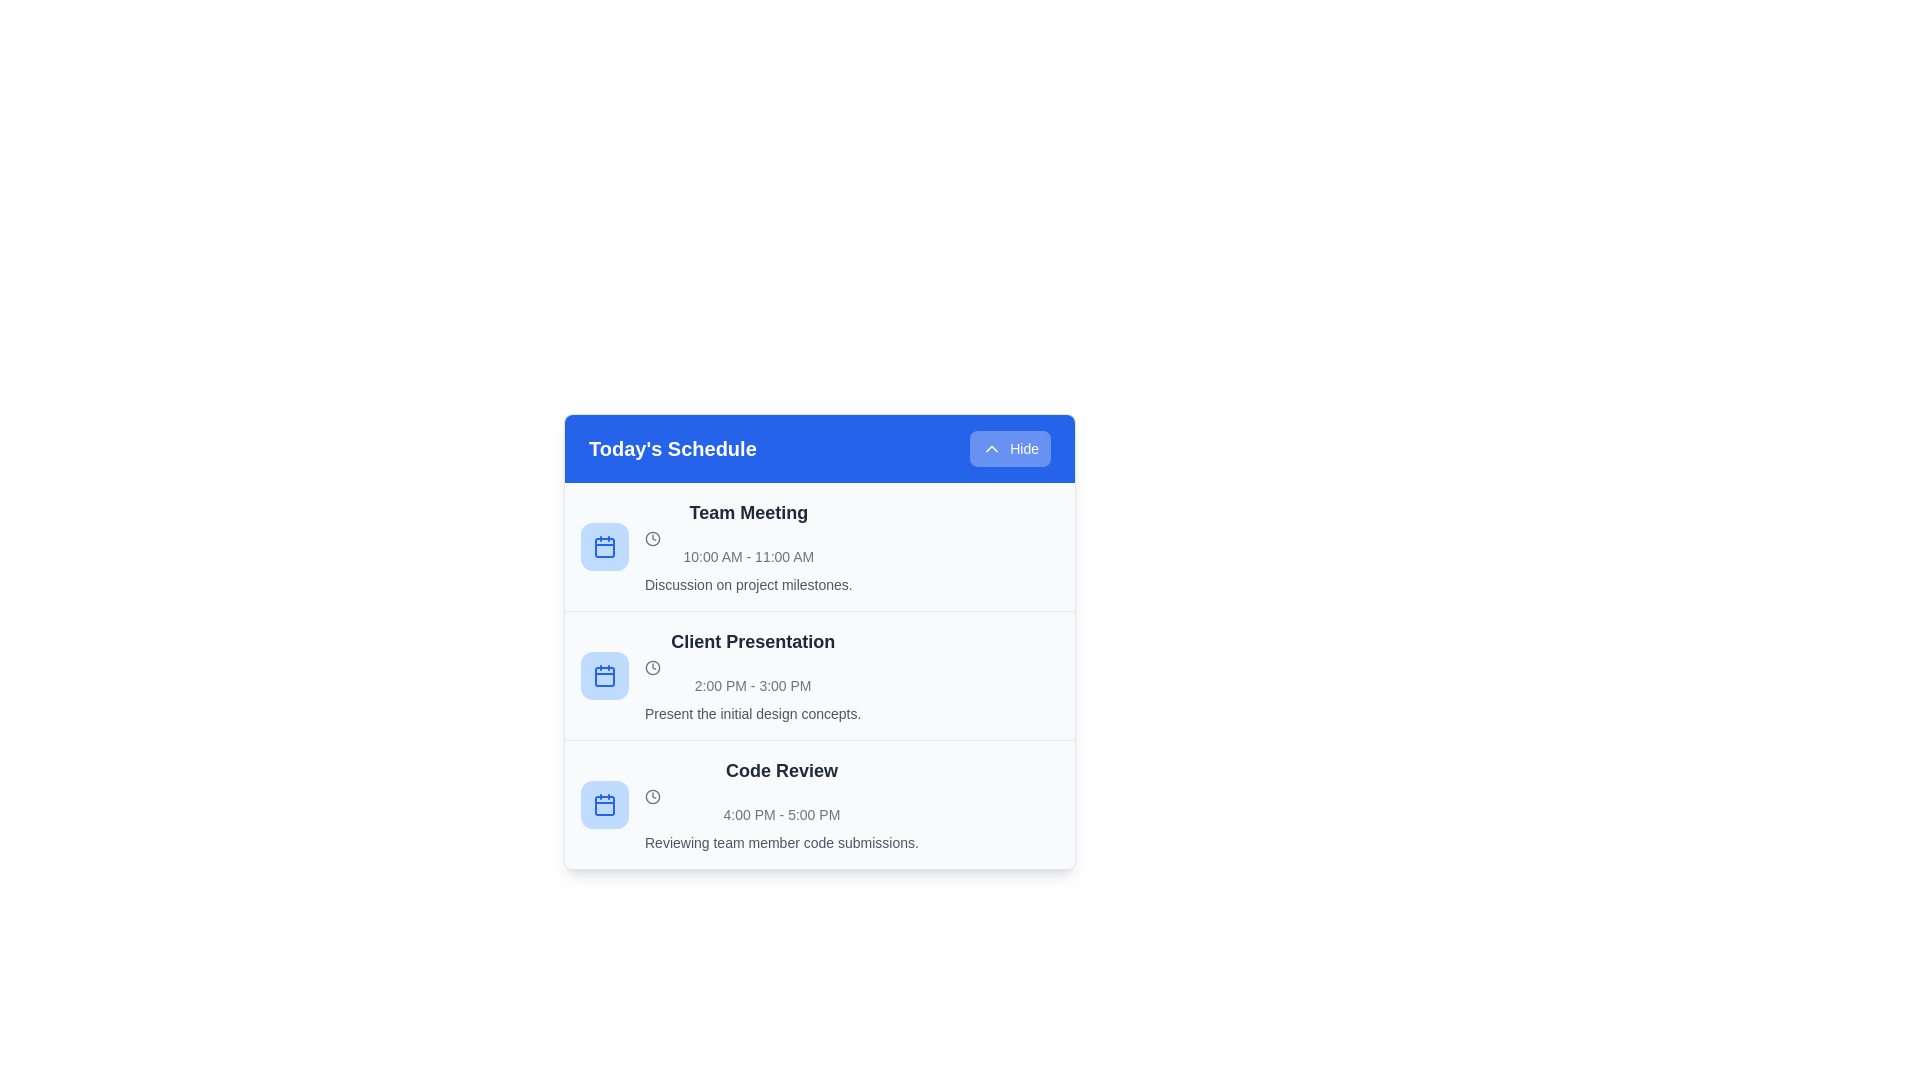  I want to click on the calendar icon within the light blue rounded rectangular button located at the top left of the 'Team Meeting' list item in the 'Today's Schedule' section, so click(603, 547).